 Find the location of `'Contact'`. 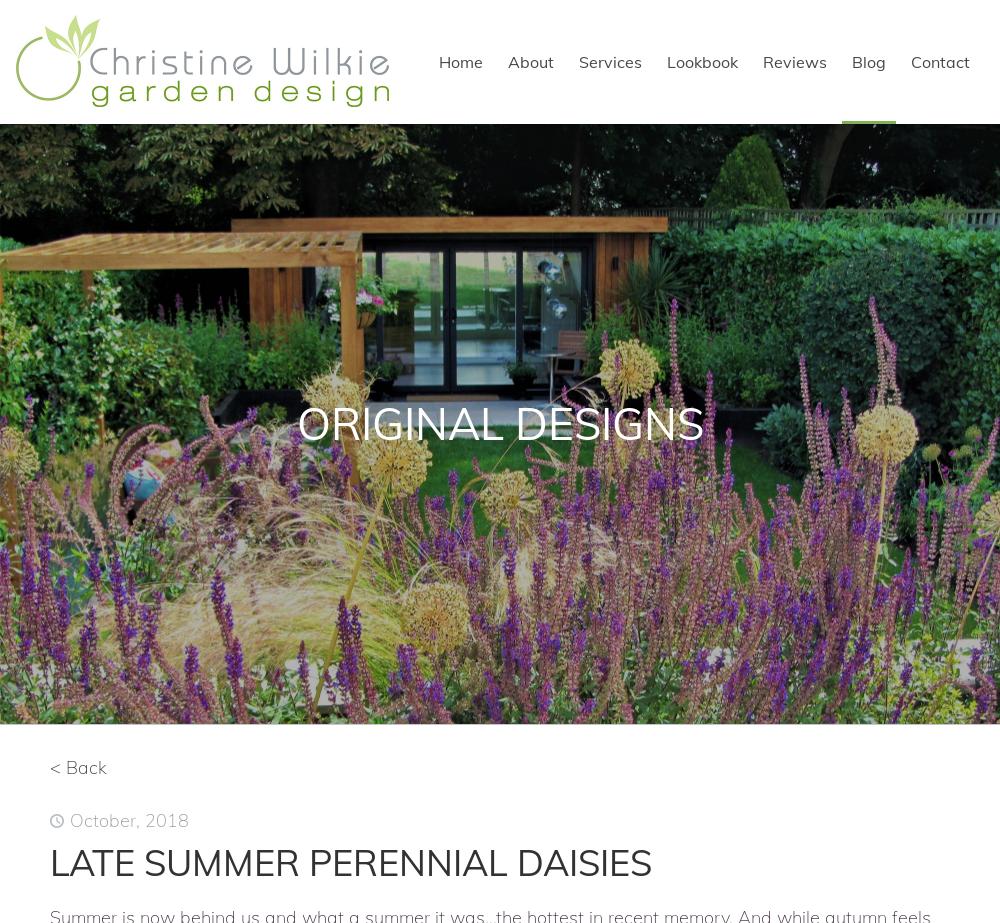

'Contact' is located at coordinates (939, 62).